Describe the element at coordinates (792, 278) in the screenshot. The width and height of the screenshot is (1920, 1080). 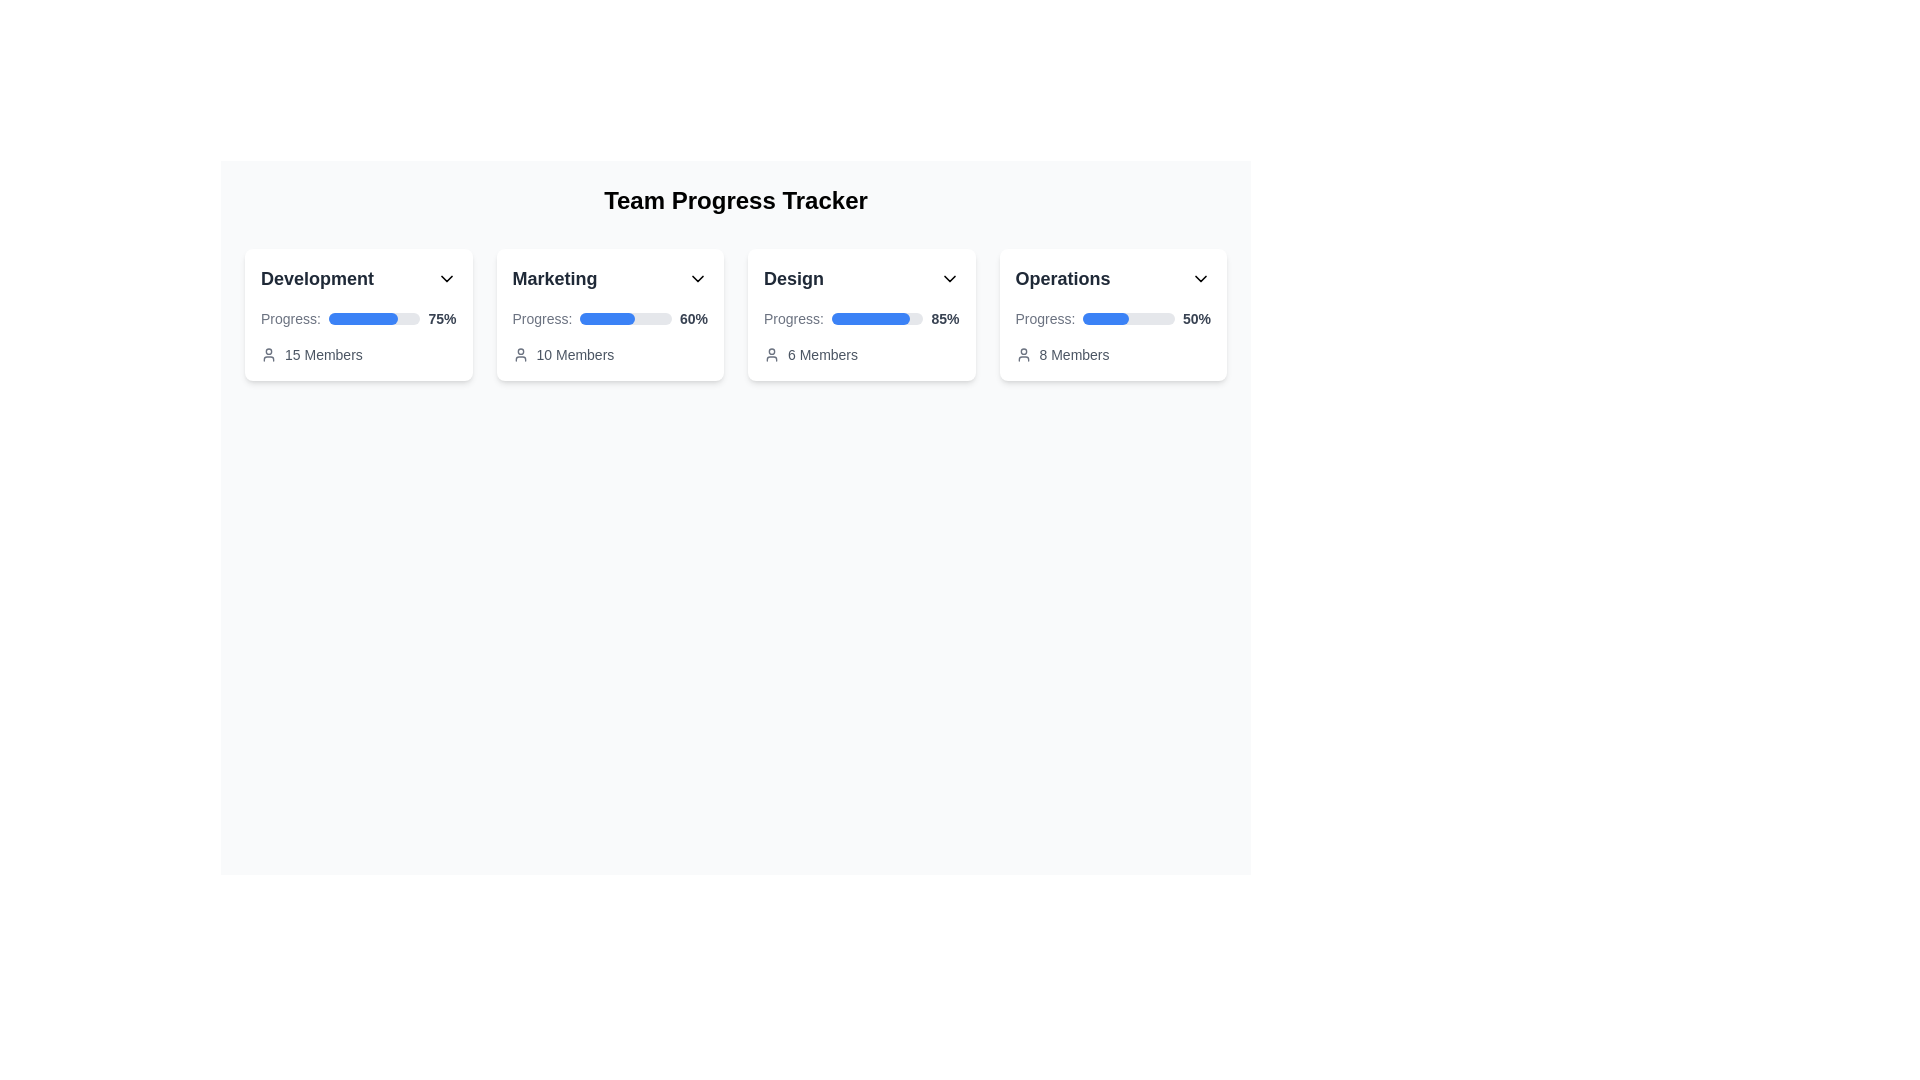
I see `the title label of the third card in the 'Team Progress Tracker' section, which is located at the top center of the card and near a dropdown icon` at that location.